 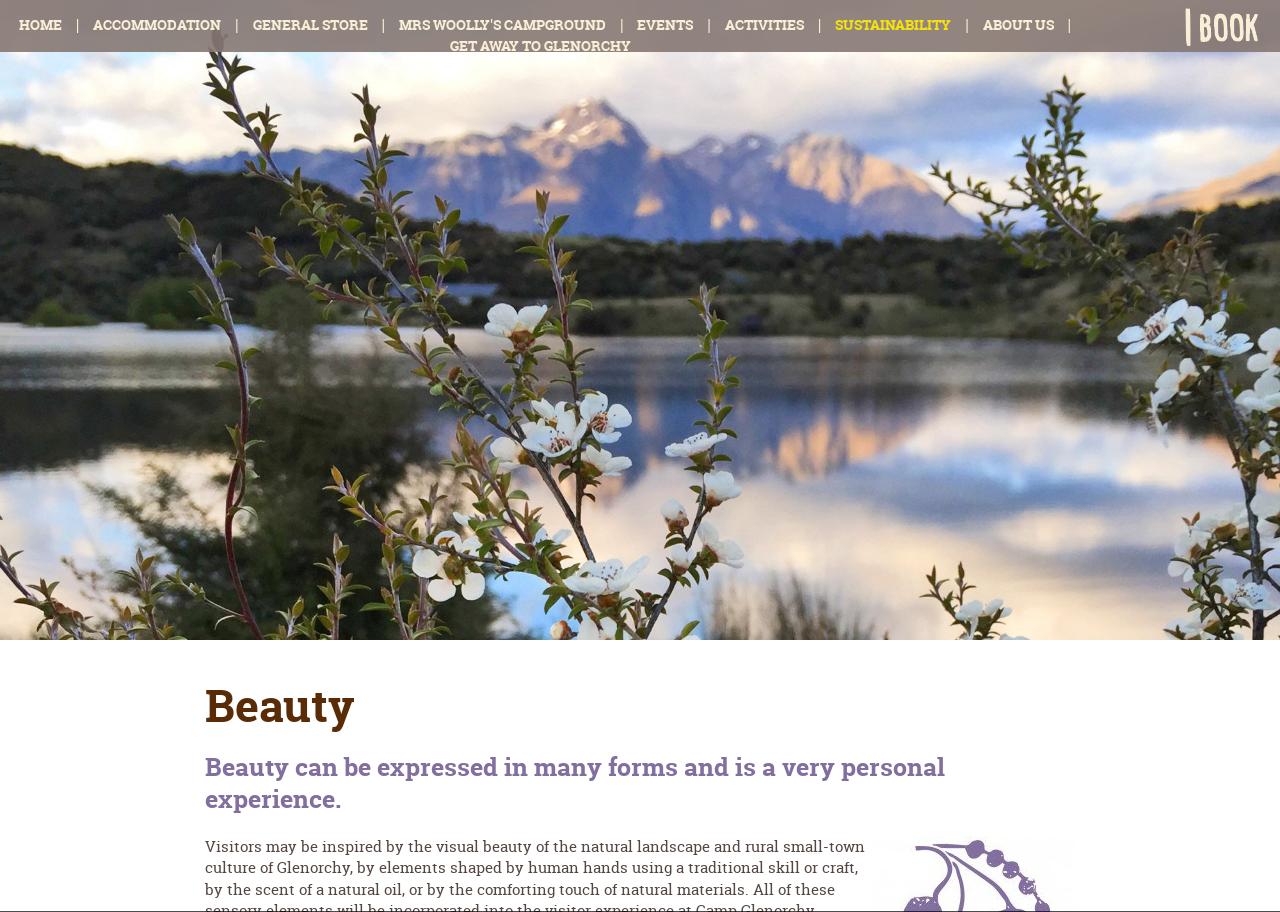 I want to click on 'Sustainability', so click(x=892, y=24).